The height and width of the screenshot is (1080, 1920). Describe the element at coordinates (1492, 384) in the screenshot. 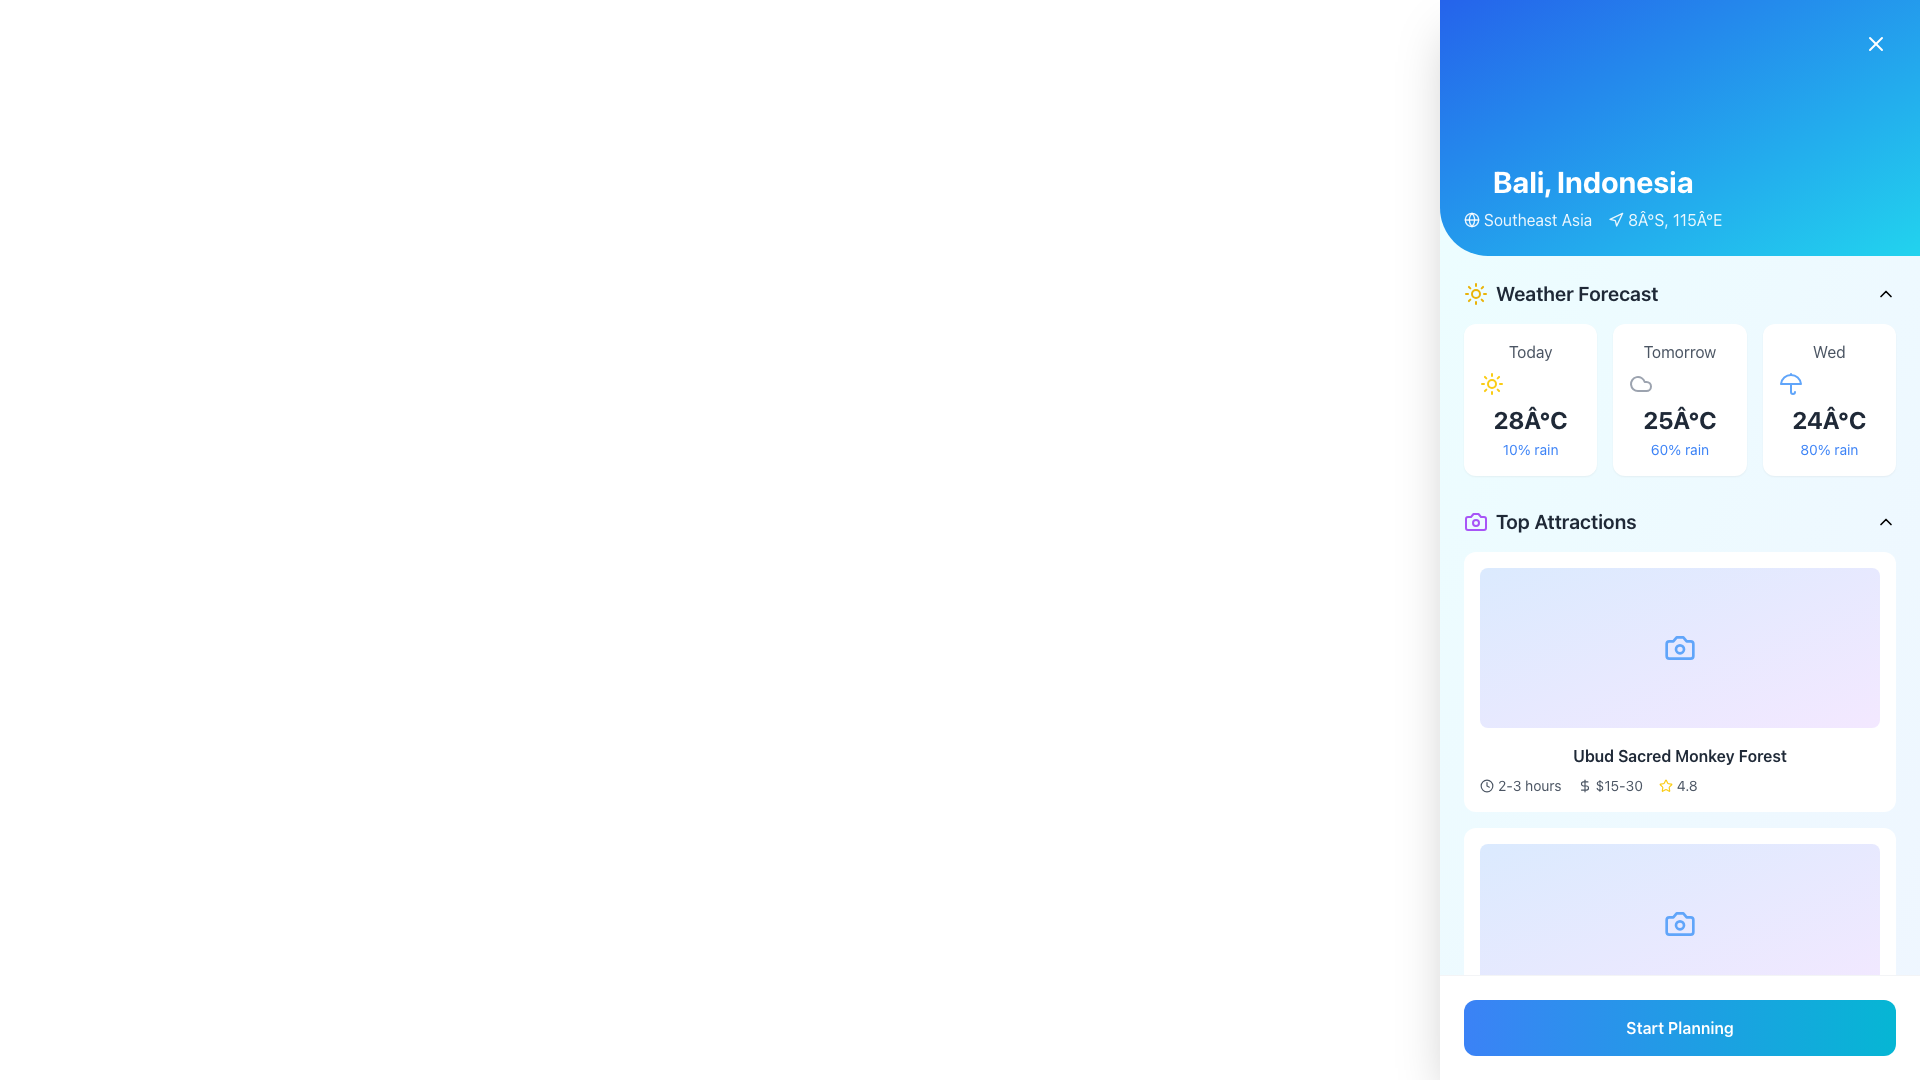

I see `the leftmost weather icon that indicates today's sunny weather forecast in the 'Weather Forecast' section` at that location.